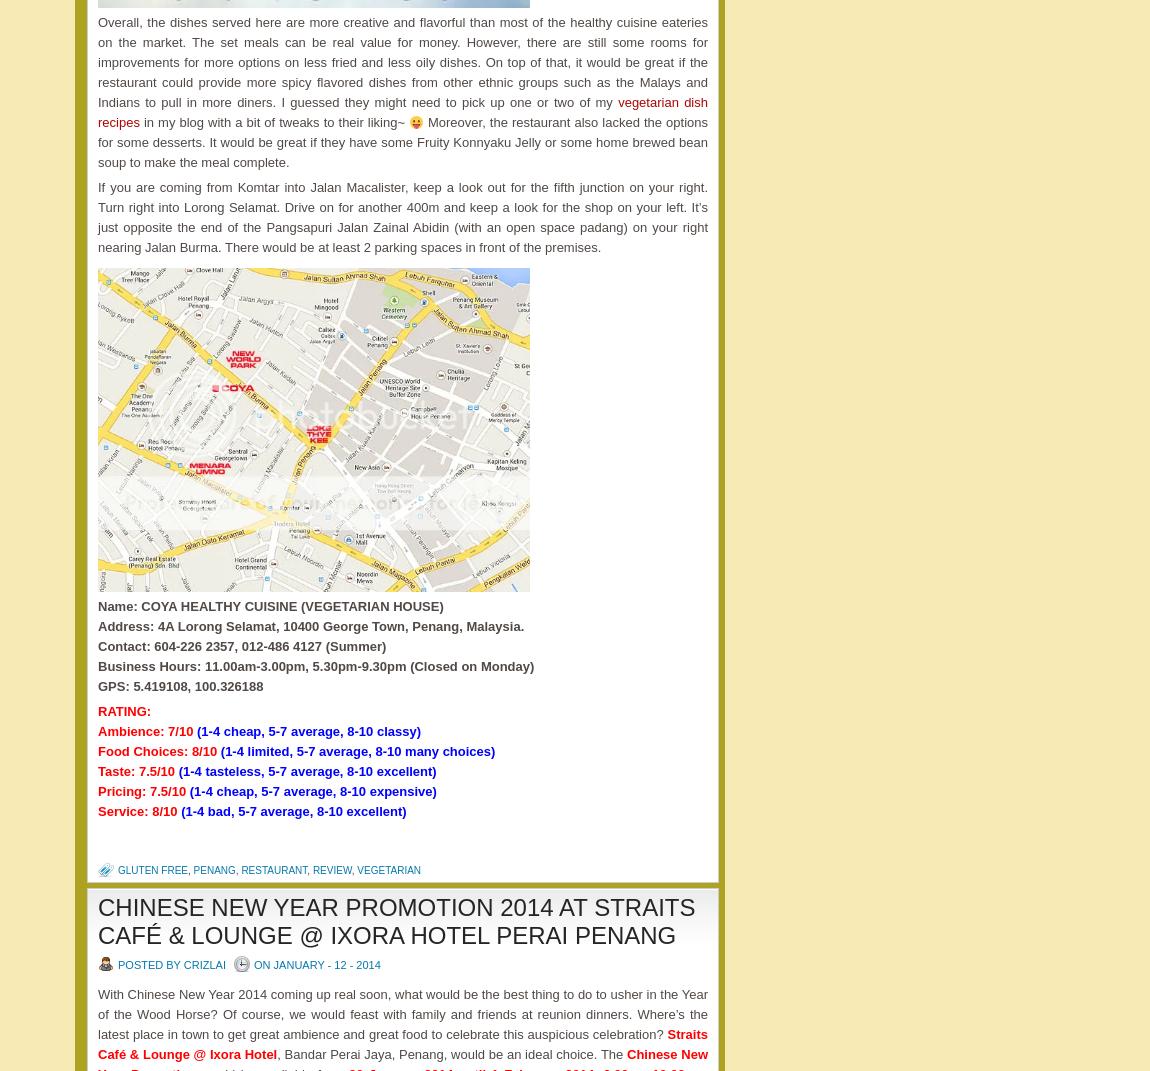 The width and height of the screenshot is (1150, 1071). Describe the element at coordinates (158, 751) in the screenshot. I see `'Food Choices: 8/10'` at that location.